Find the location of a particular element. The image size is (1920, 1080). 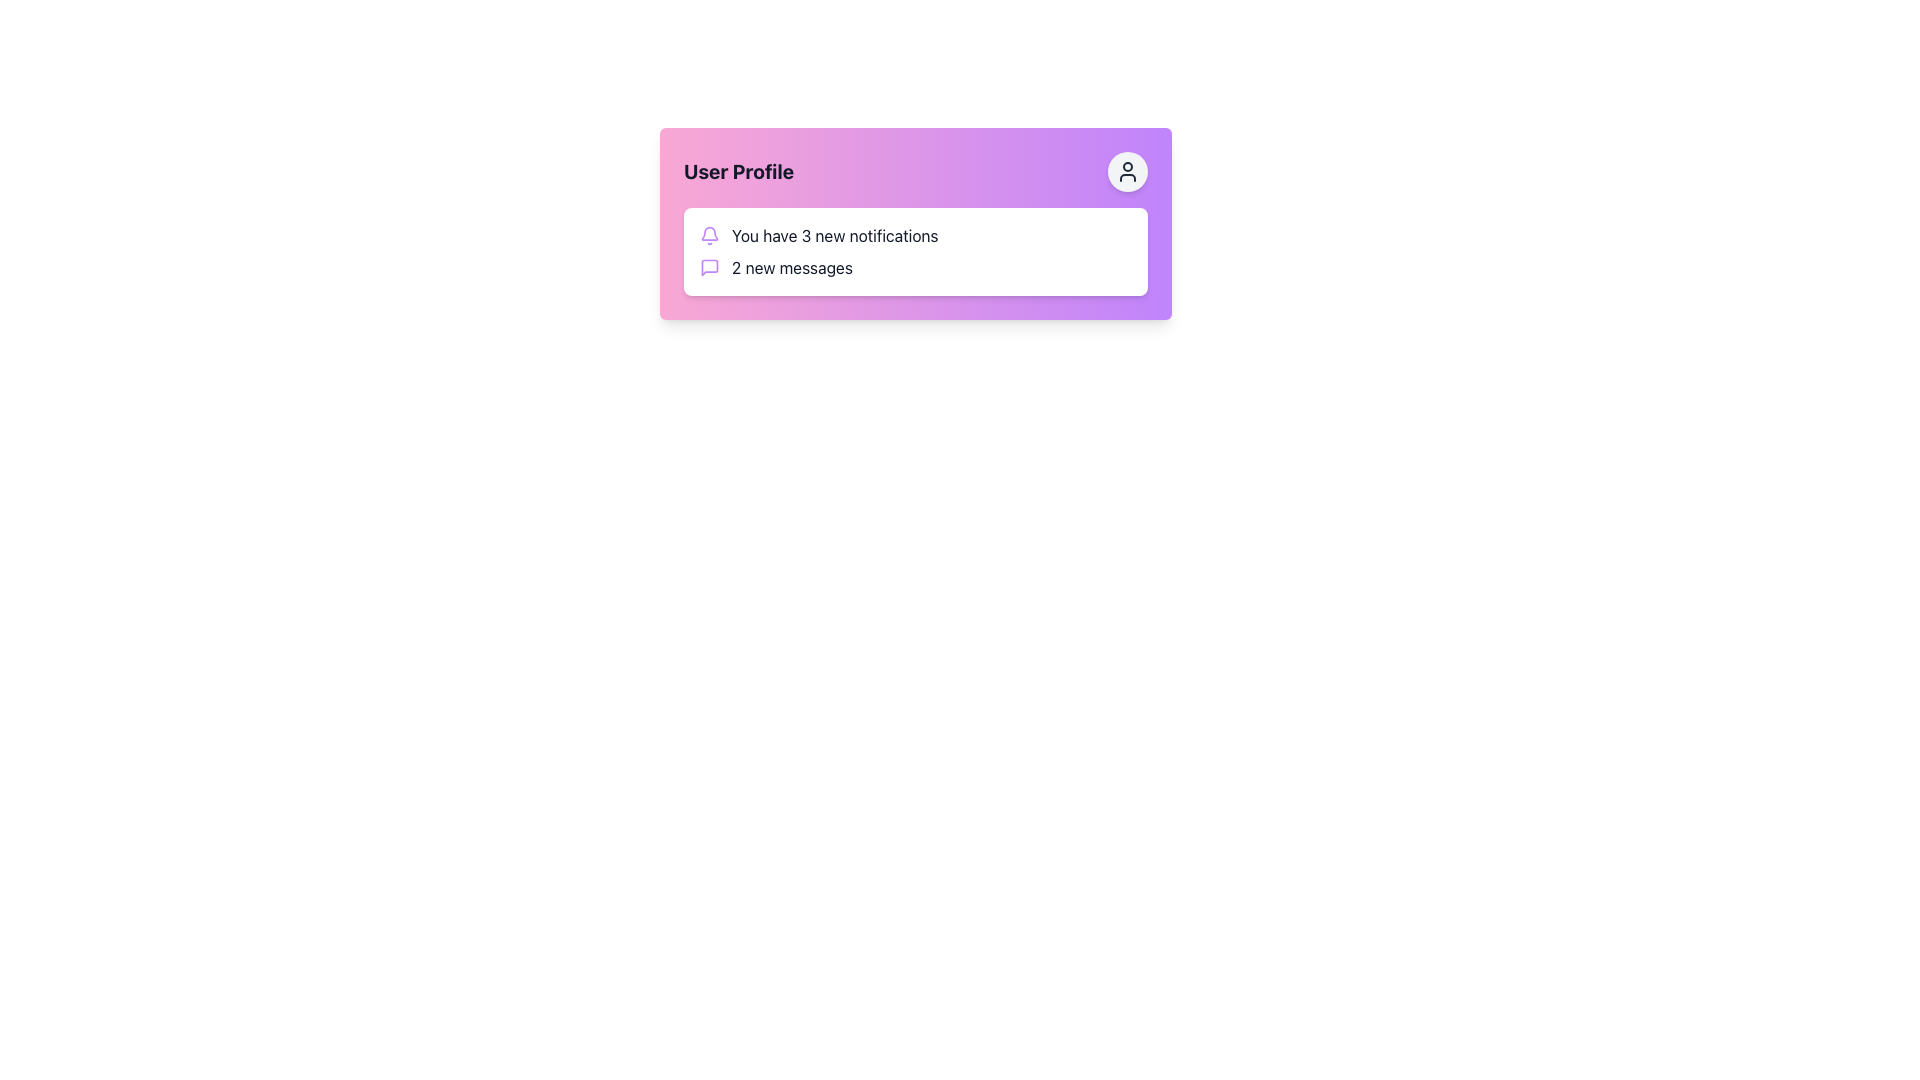

the user profile icon located at the top-right corner of the 'User Profile' card is located at coordinates (1128, 171).